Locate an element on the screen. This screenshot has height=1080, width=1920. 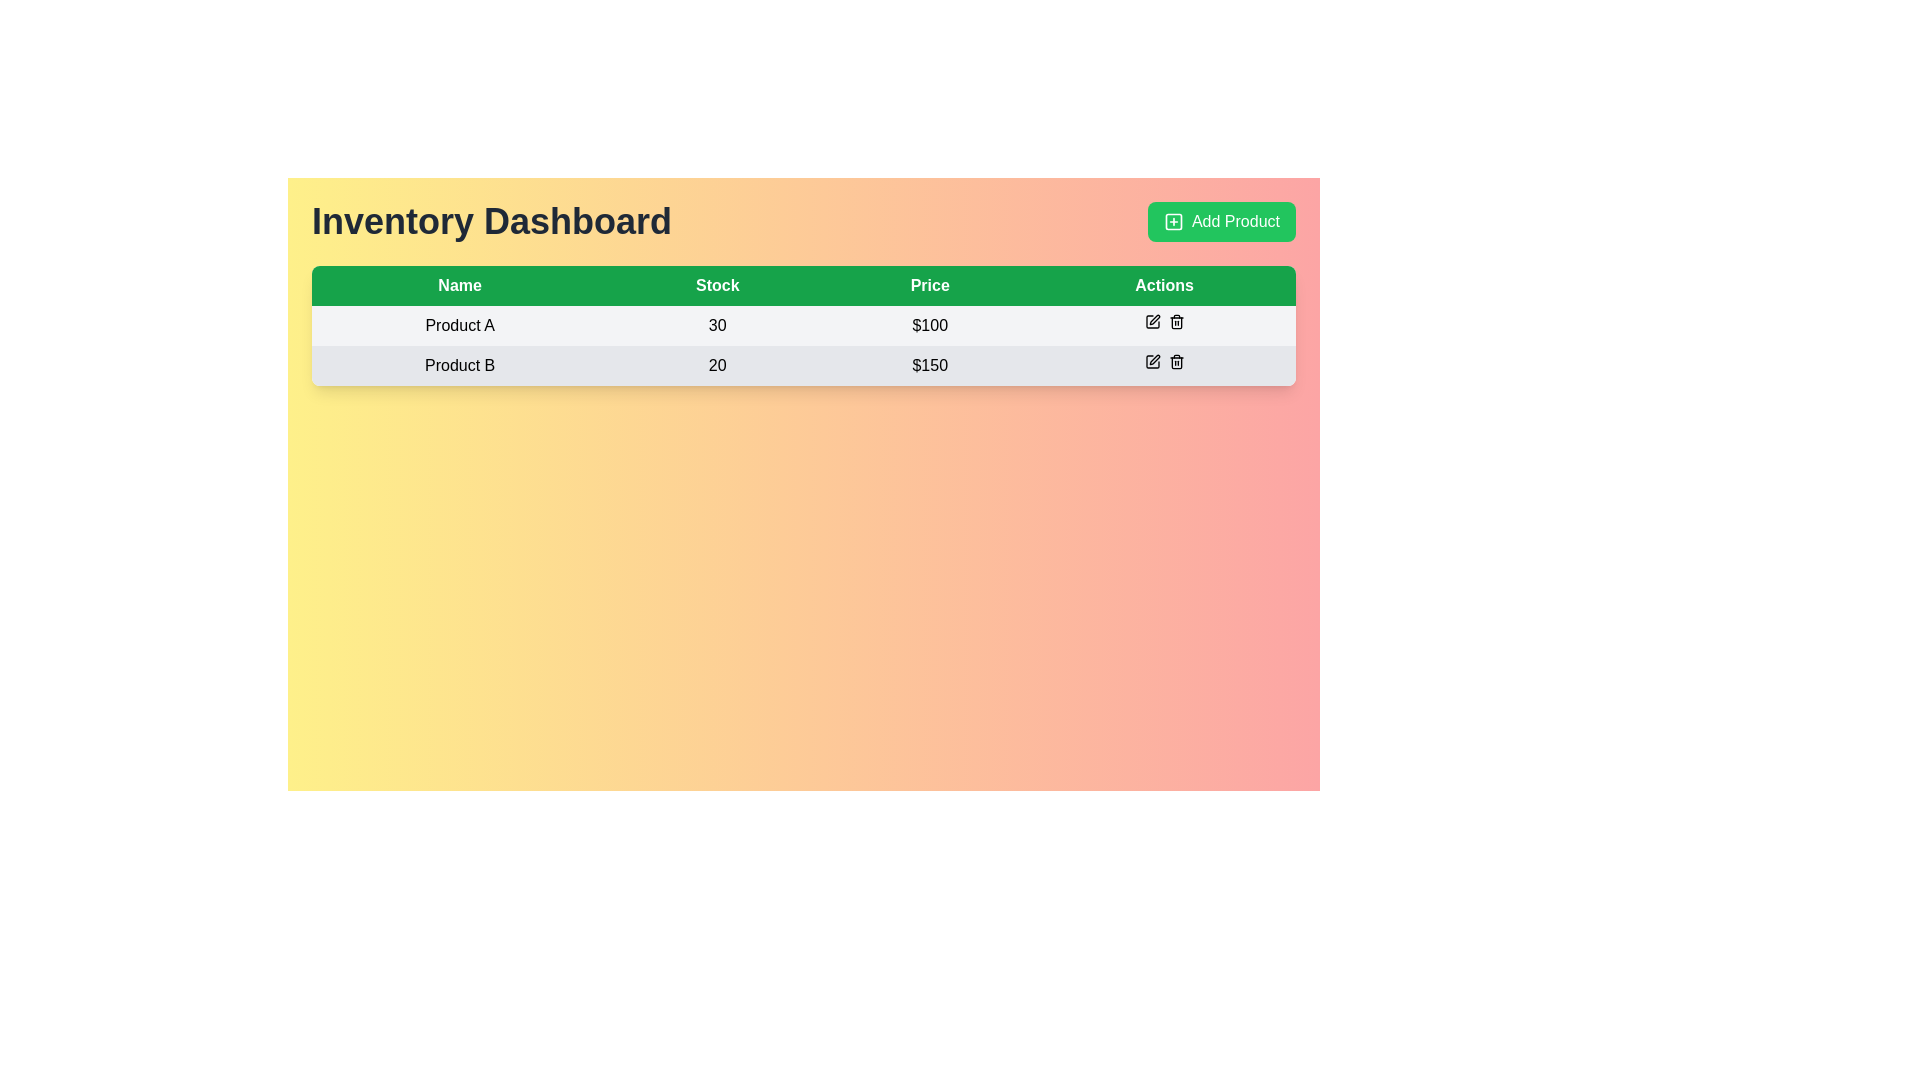
the interactive pen icon button located in the rightmost column labeled 'Actions' of the second row in the table is located at coordinates (1152, 362).